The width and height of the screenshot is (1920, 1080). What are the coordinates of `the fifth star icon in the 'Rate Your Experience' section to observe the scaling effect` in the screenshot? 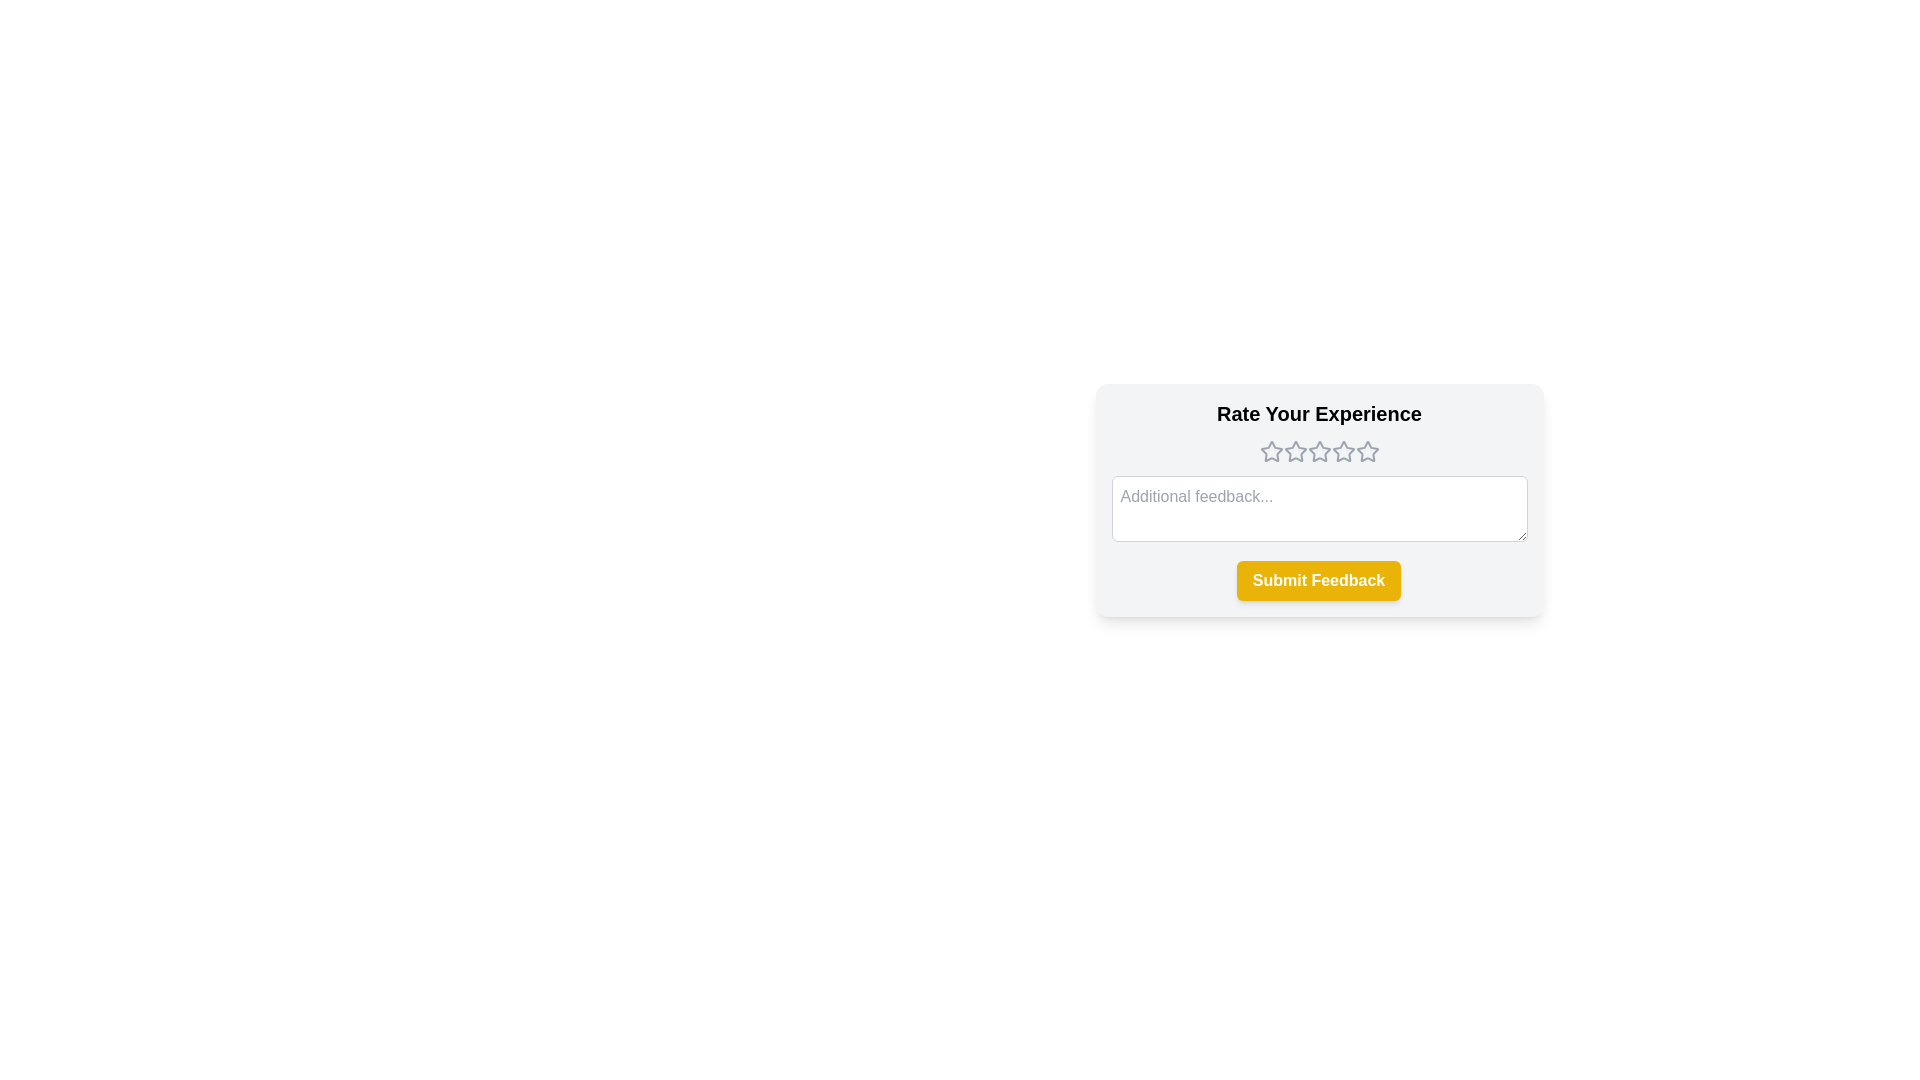 It's located at (1366, 451).